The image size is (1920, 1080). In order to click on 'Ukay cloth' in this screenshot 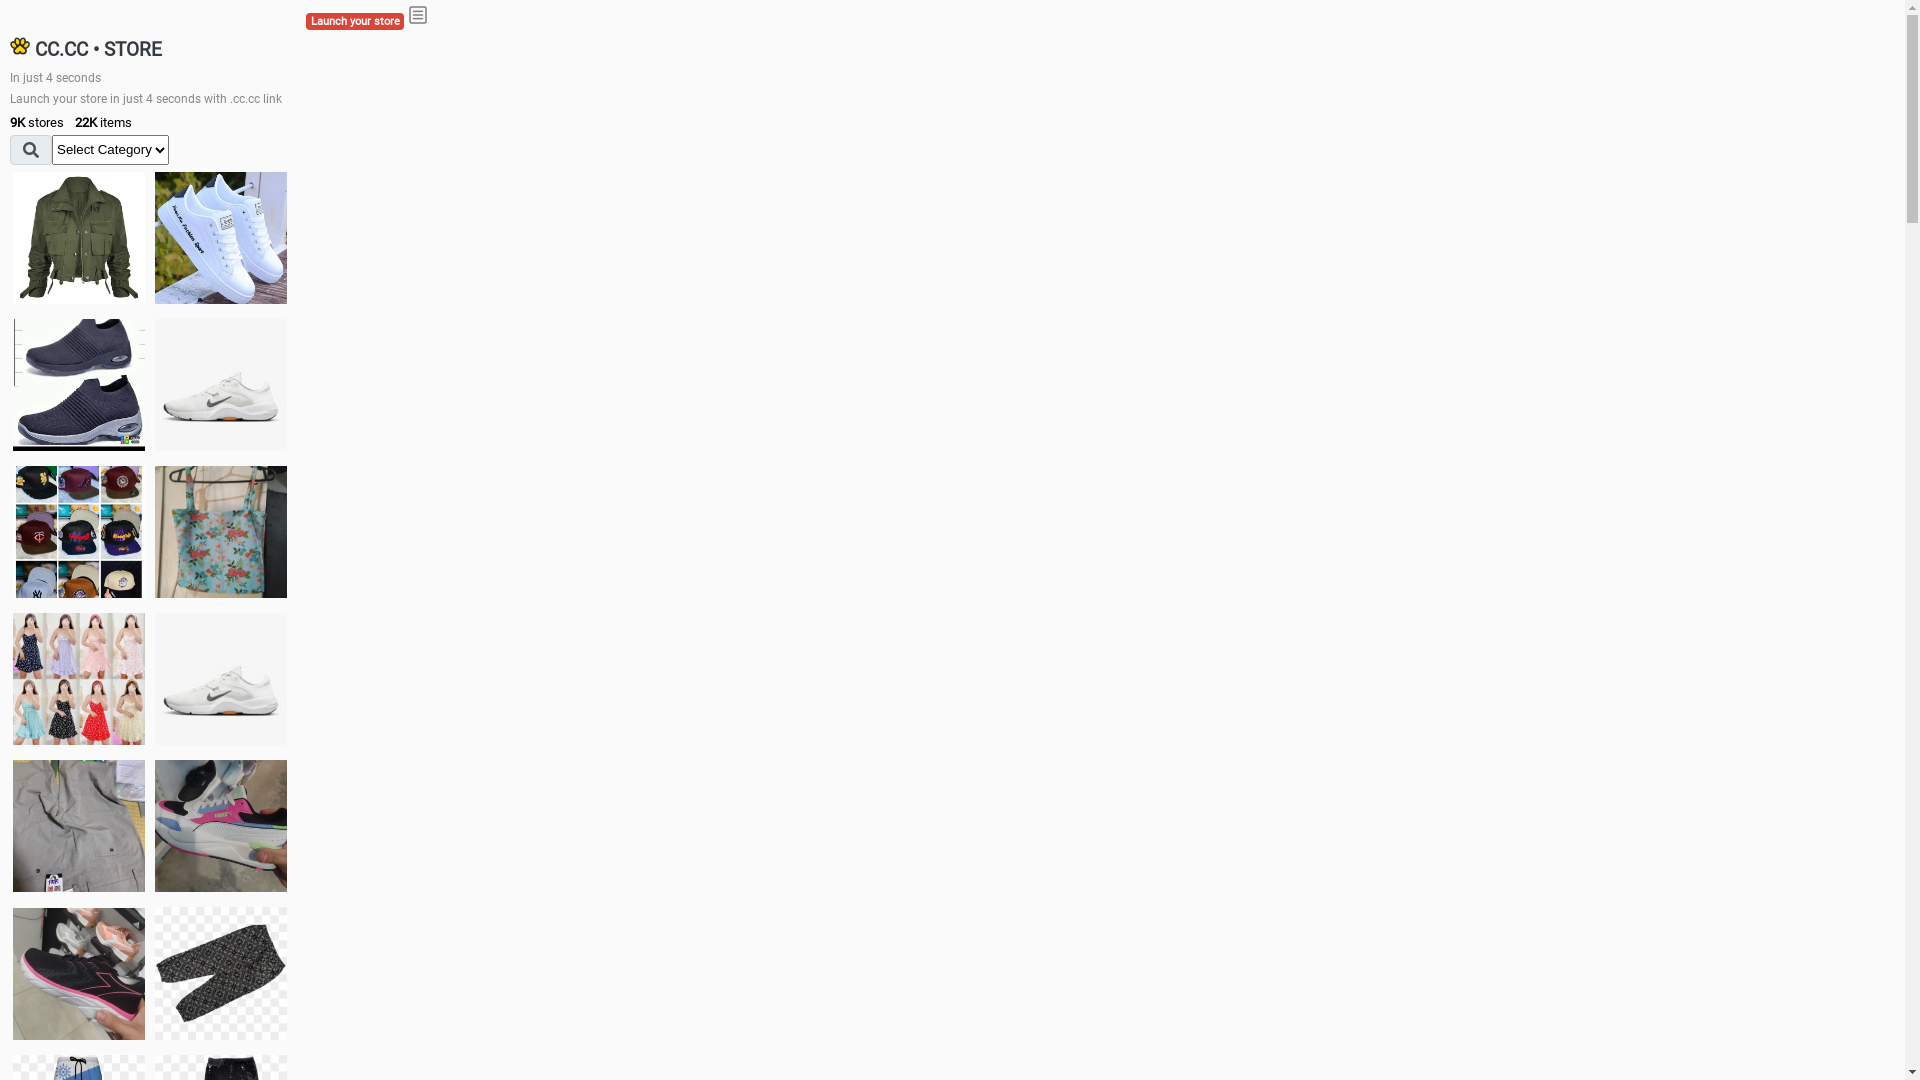, I will do `click(220, 531)`.